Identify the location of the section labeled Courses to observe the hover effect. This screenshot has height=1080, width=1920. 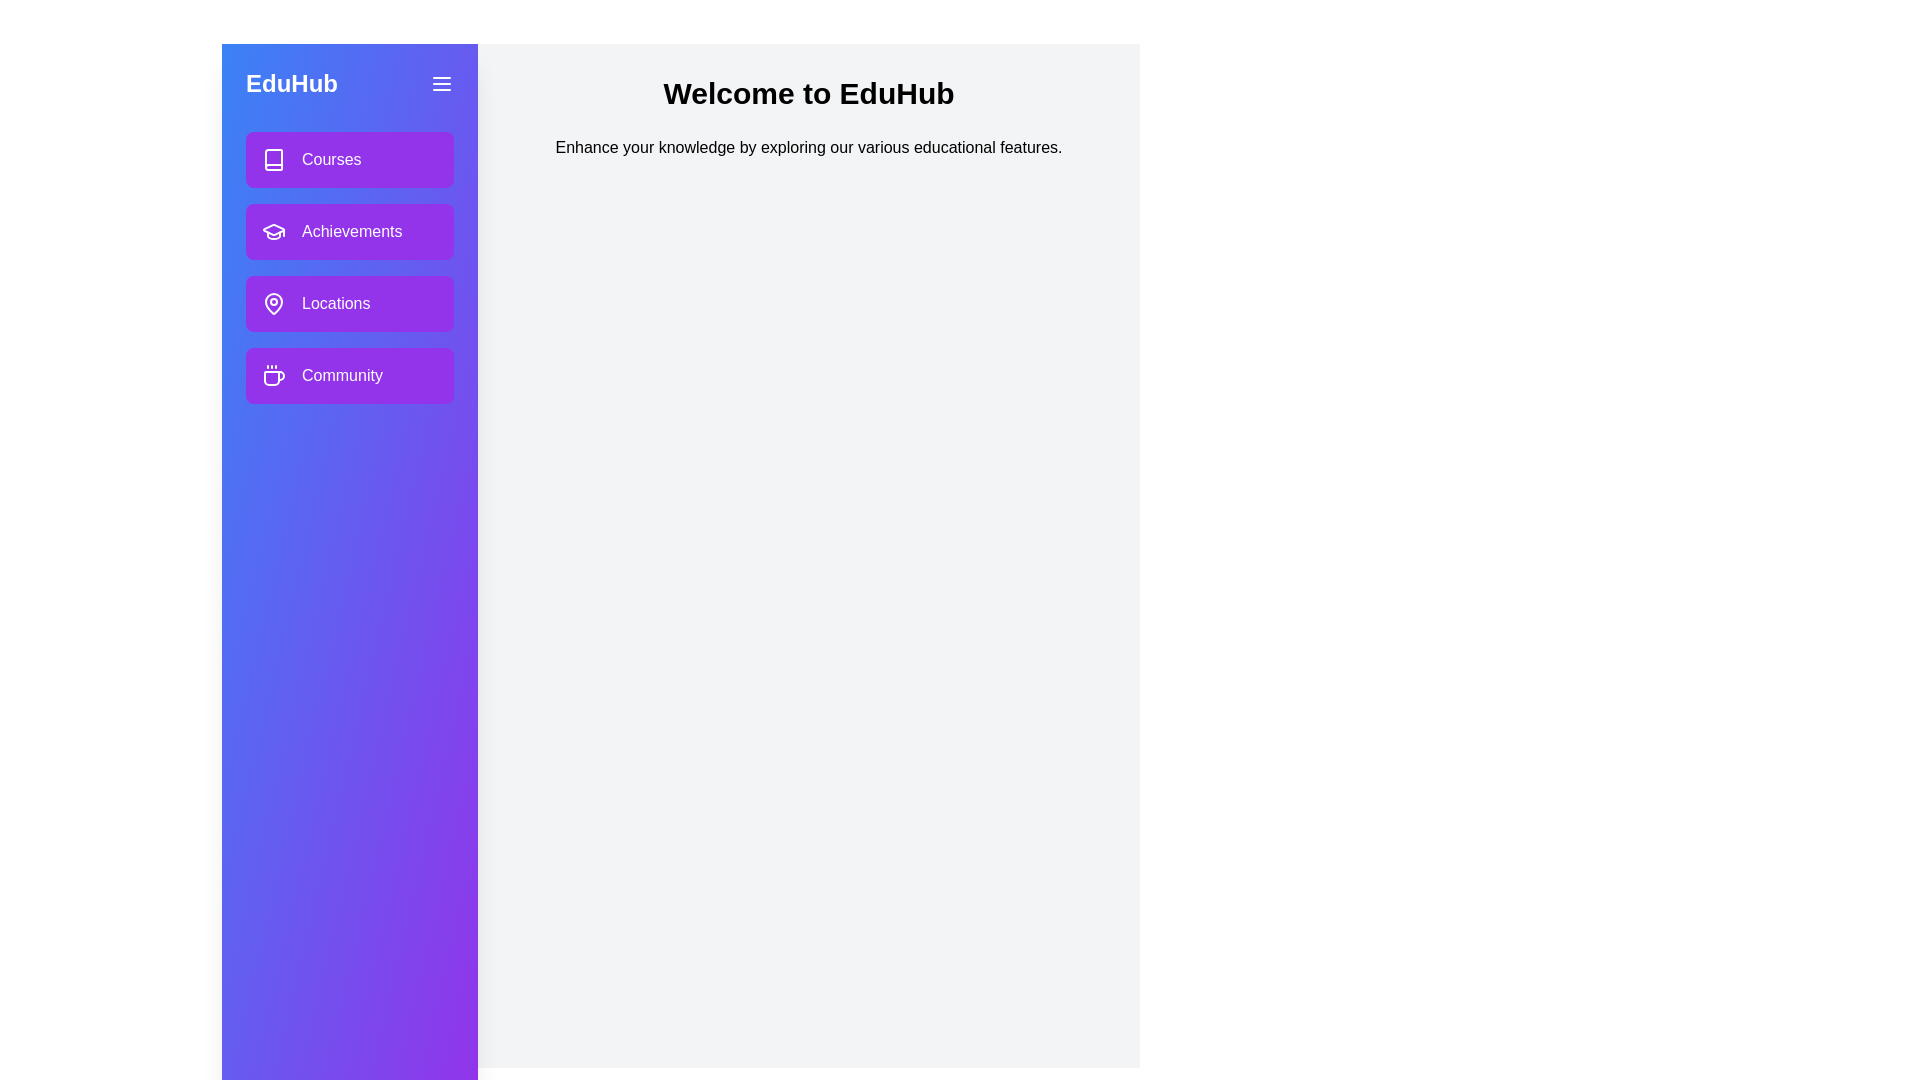
(350, 158).